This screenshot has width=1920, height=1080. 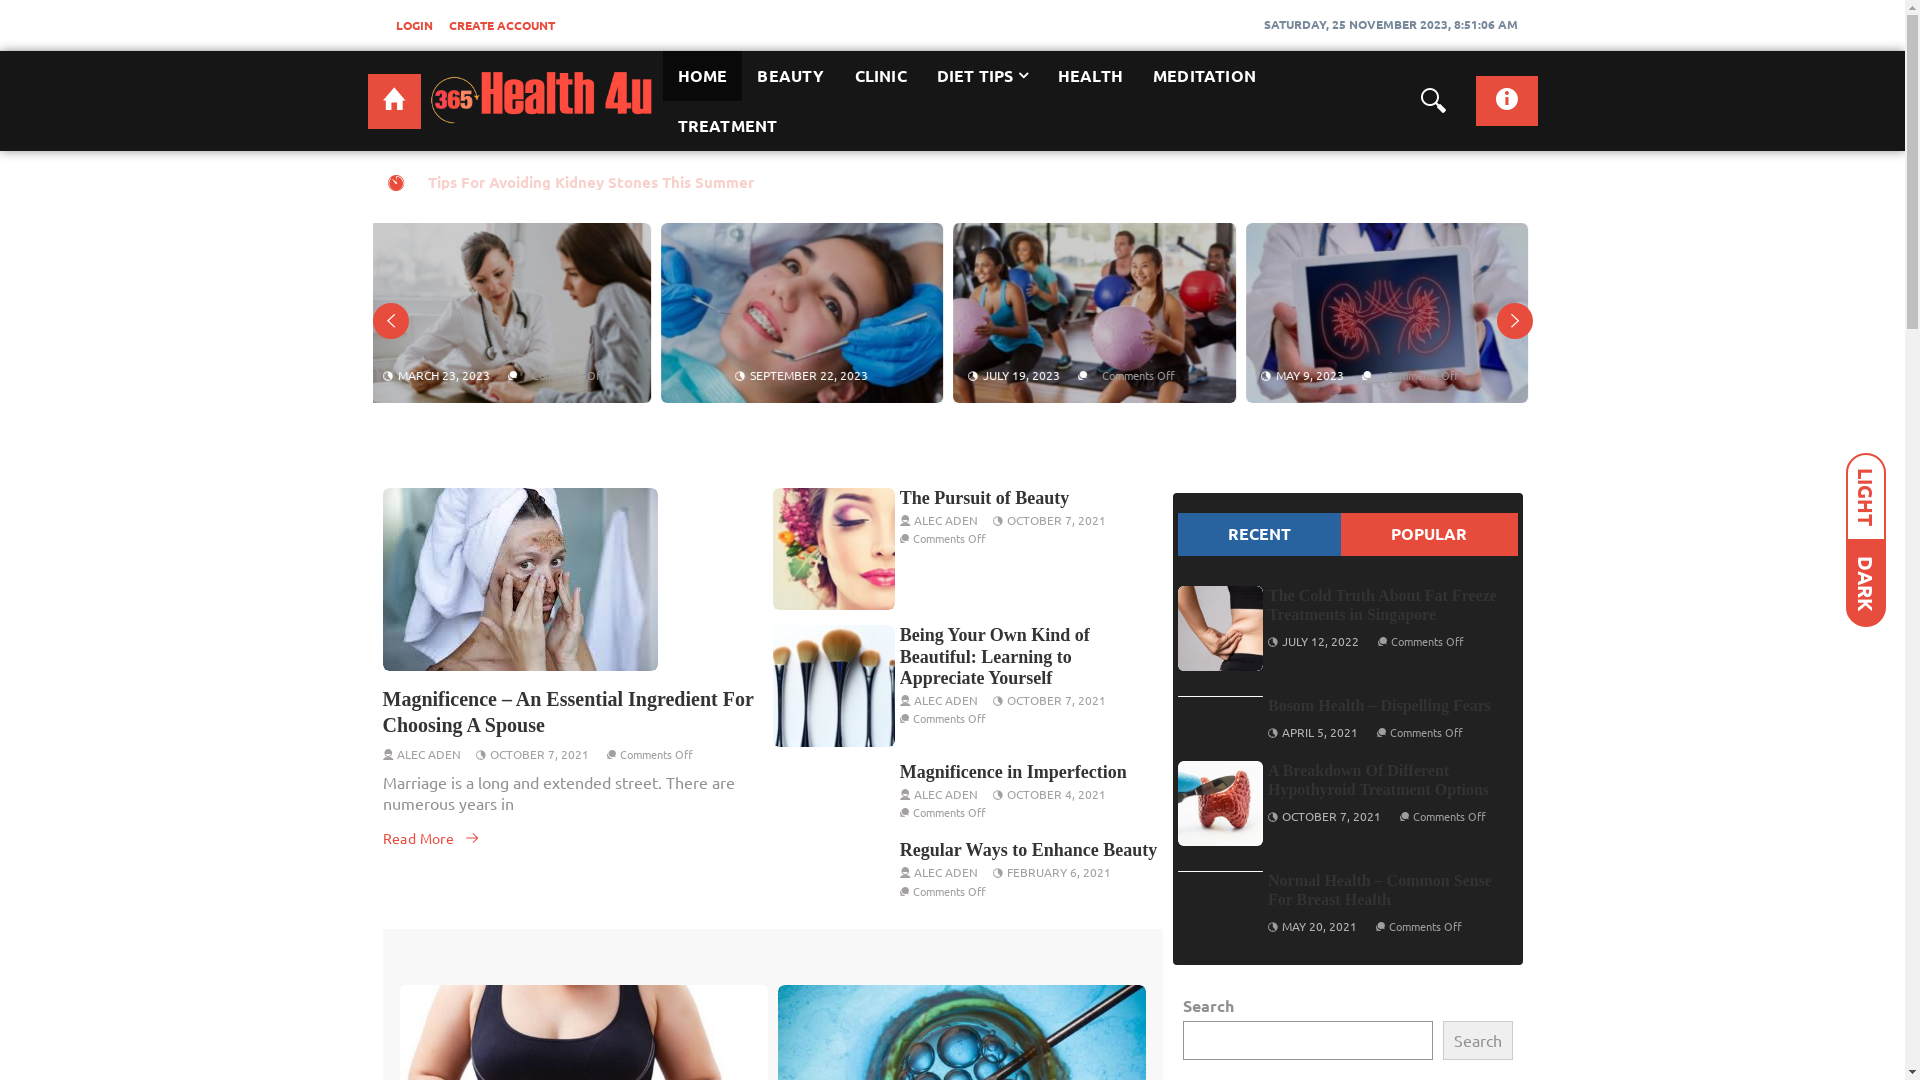 What do you see at coordinates (701, 75) in the screenshot?
I see `'HOME'` at bounding box center [701, 75].